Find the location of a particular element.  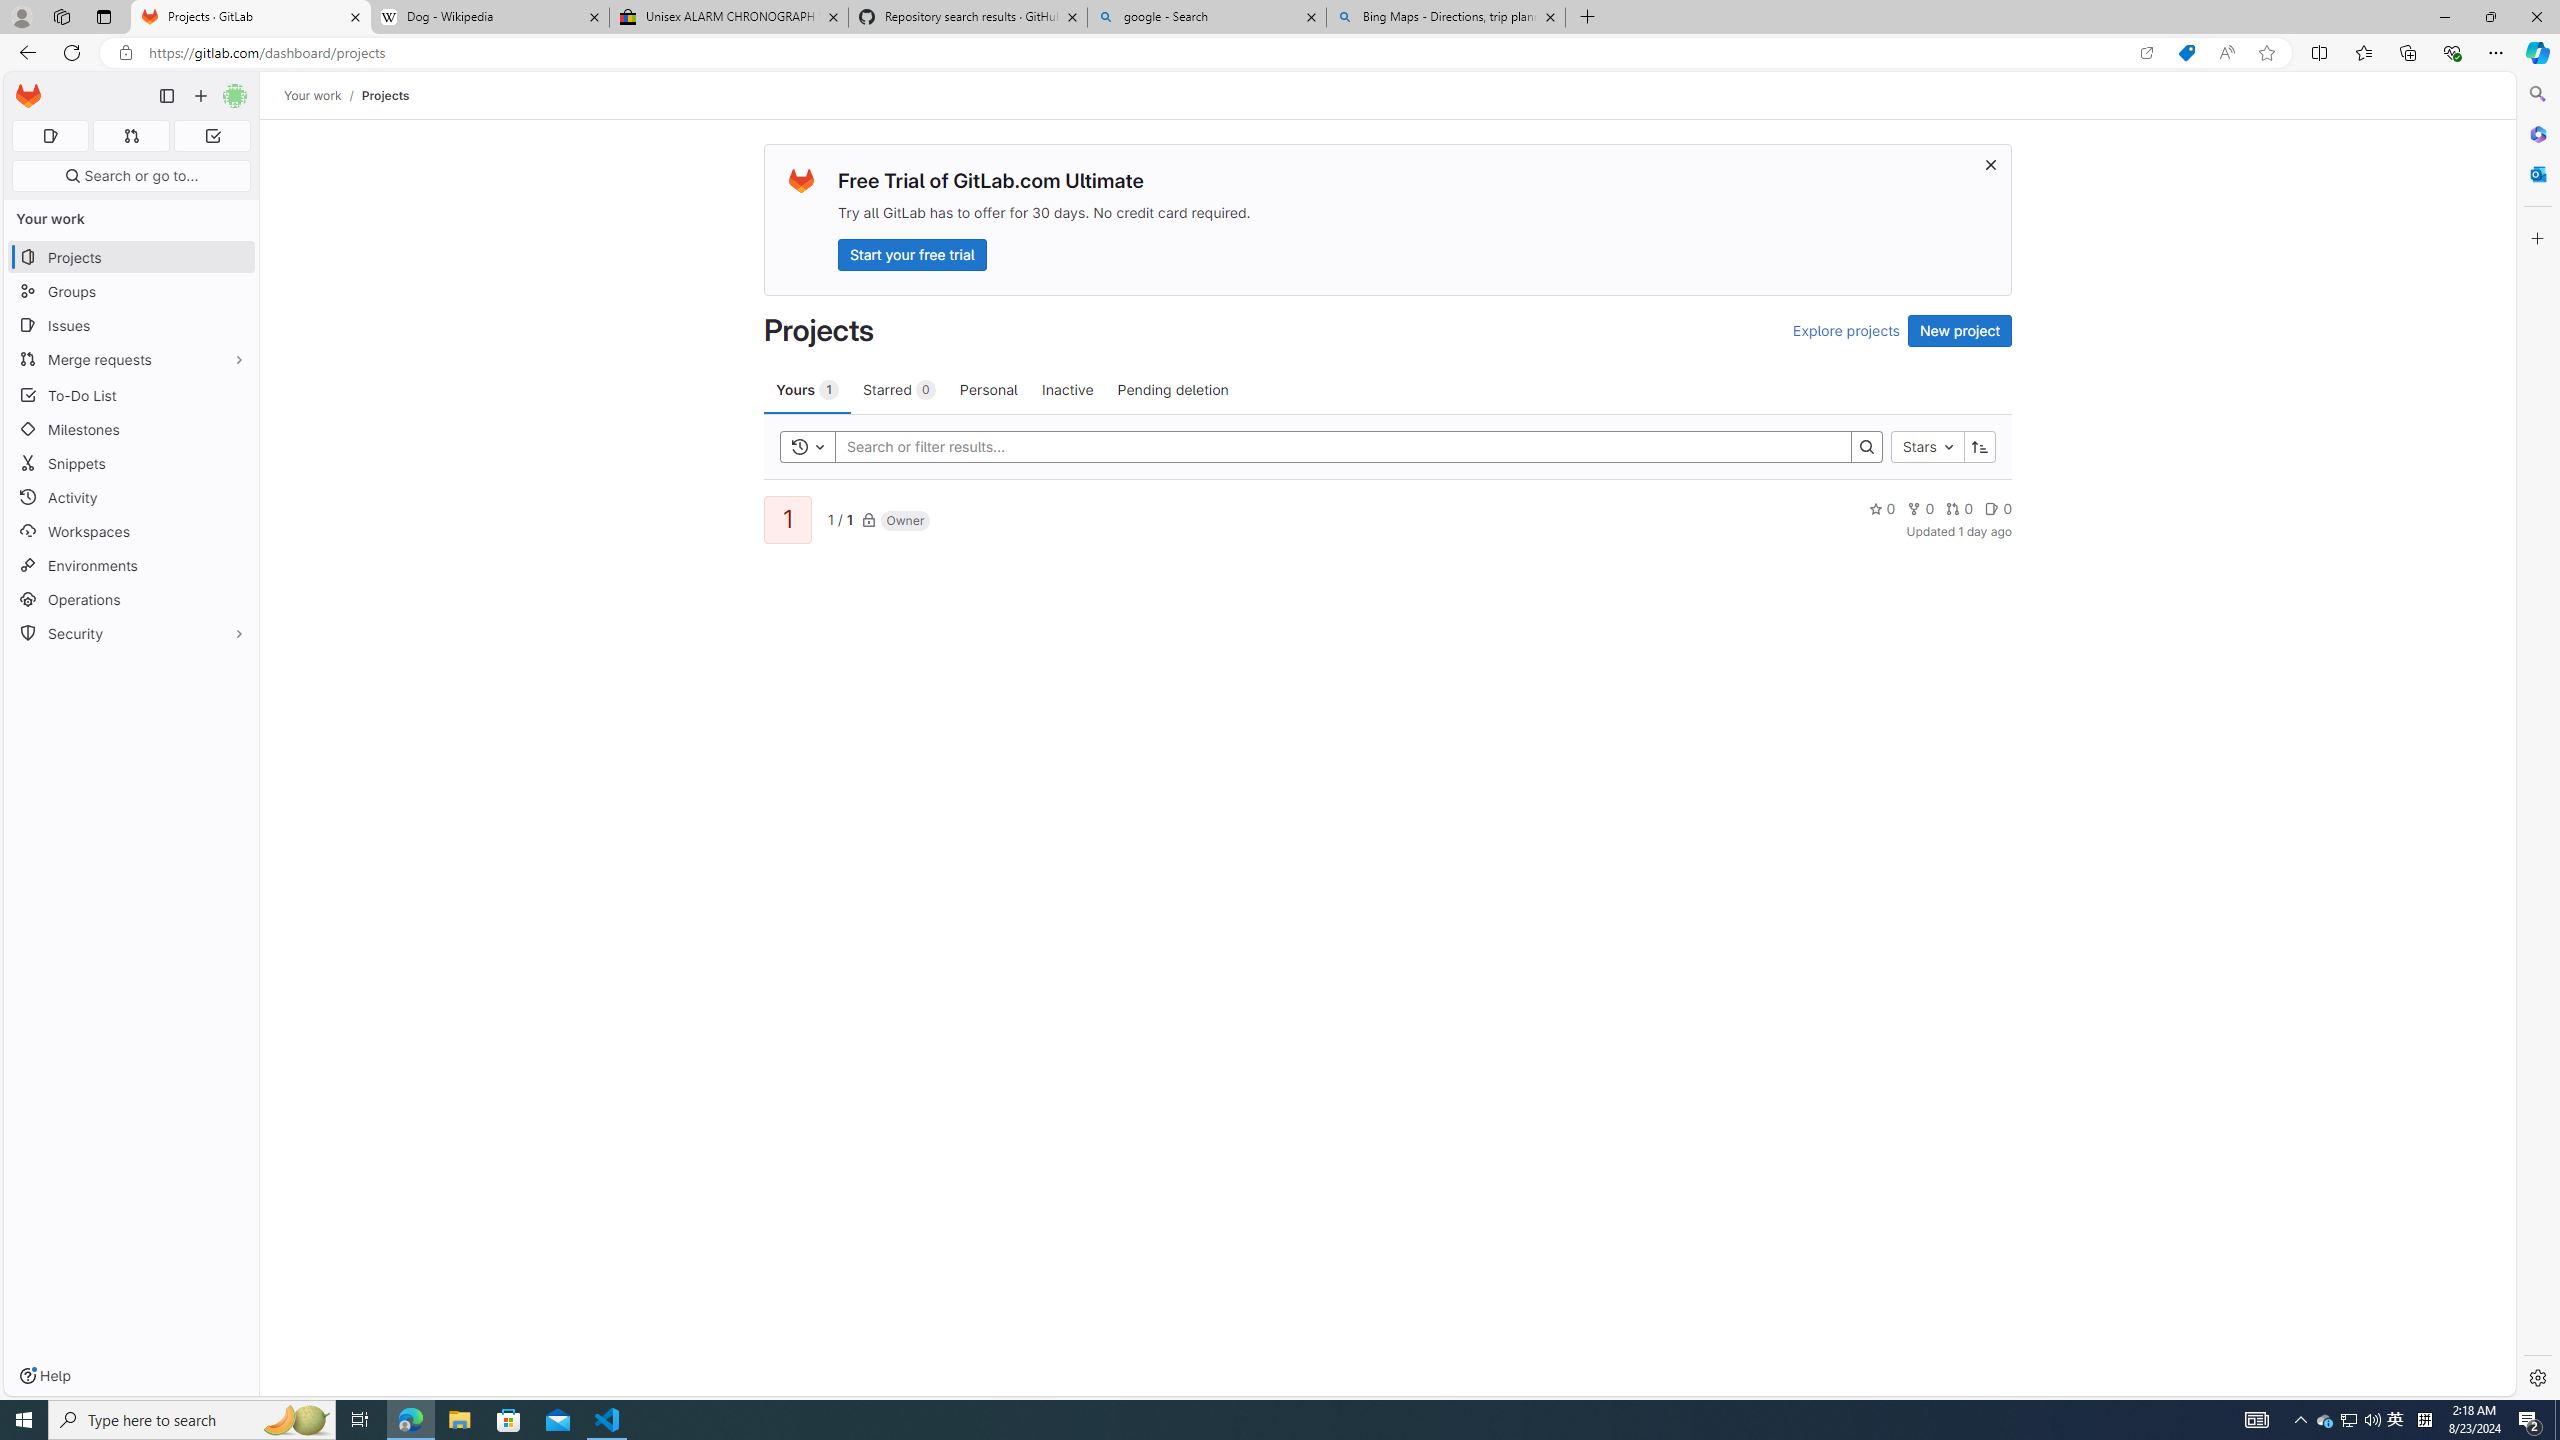

'Projects' is located at coordinates (384, 95).